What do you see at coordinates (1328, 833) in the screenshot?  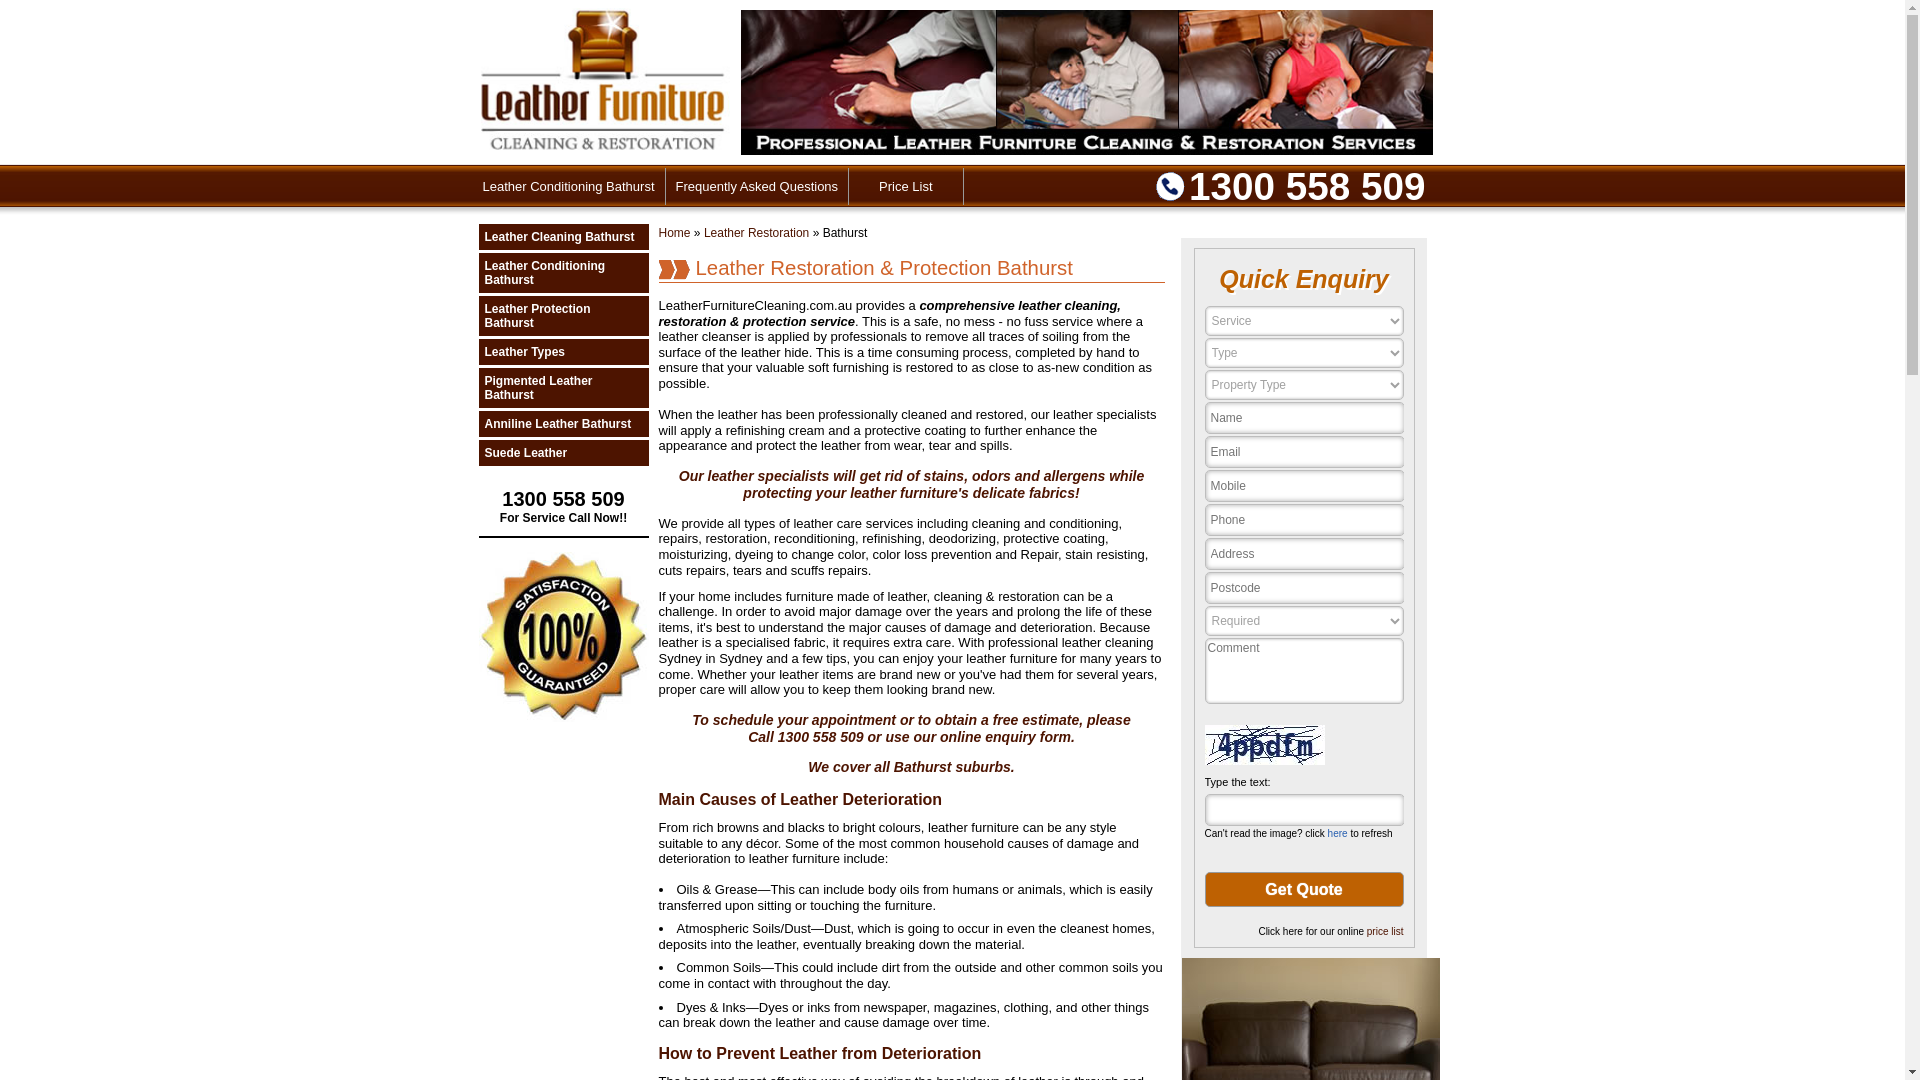 I see `'here'` at bounding box center [1328, 833].